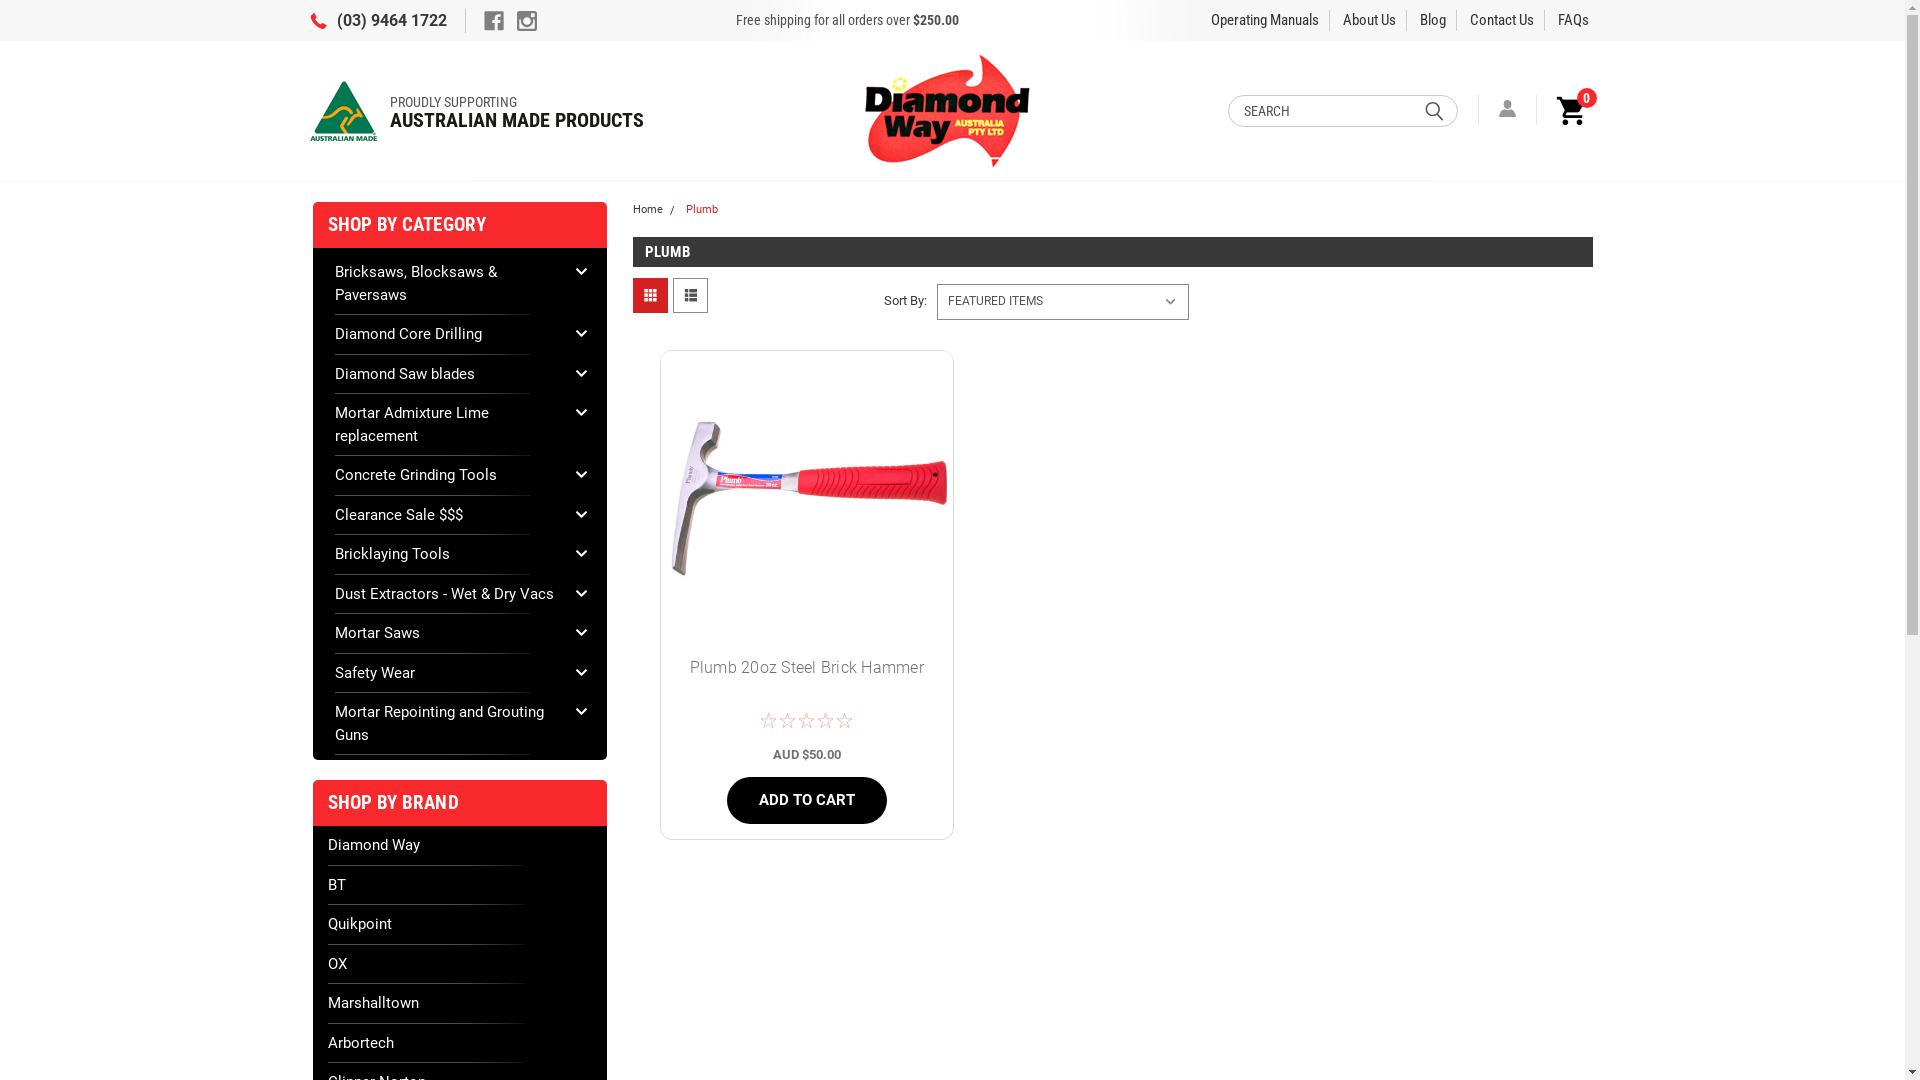 The image size is (1920, 1080). What do you see at coordinates (446, 475) in the screenshot?
I see `'Concrete Grinding Tools'` at bounding box center [446, 475].